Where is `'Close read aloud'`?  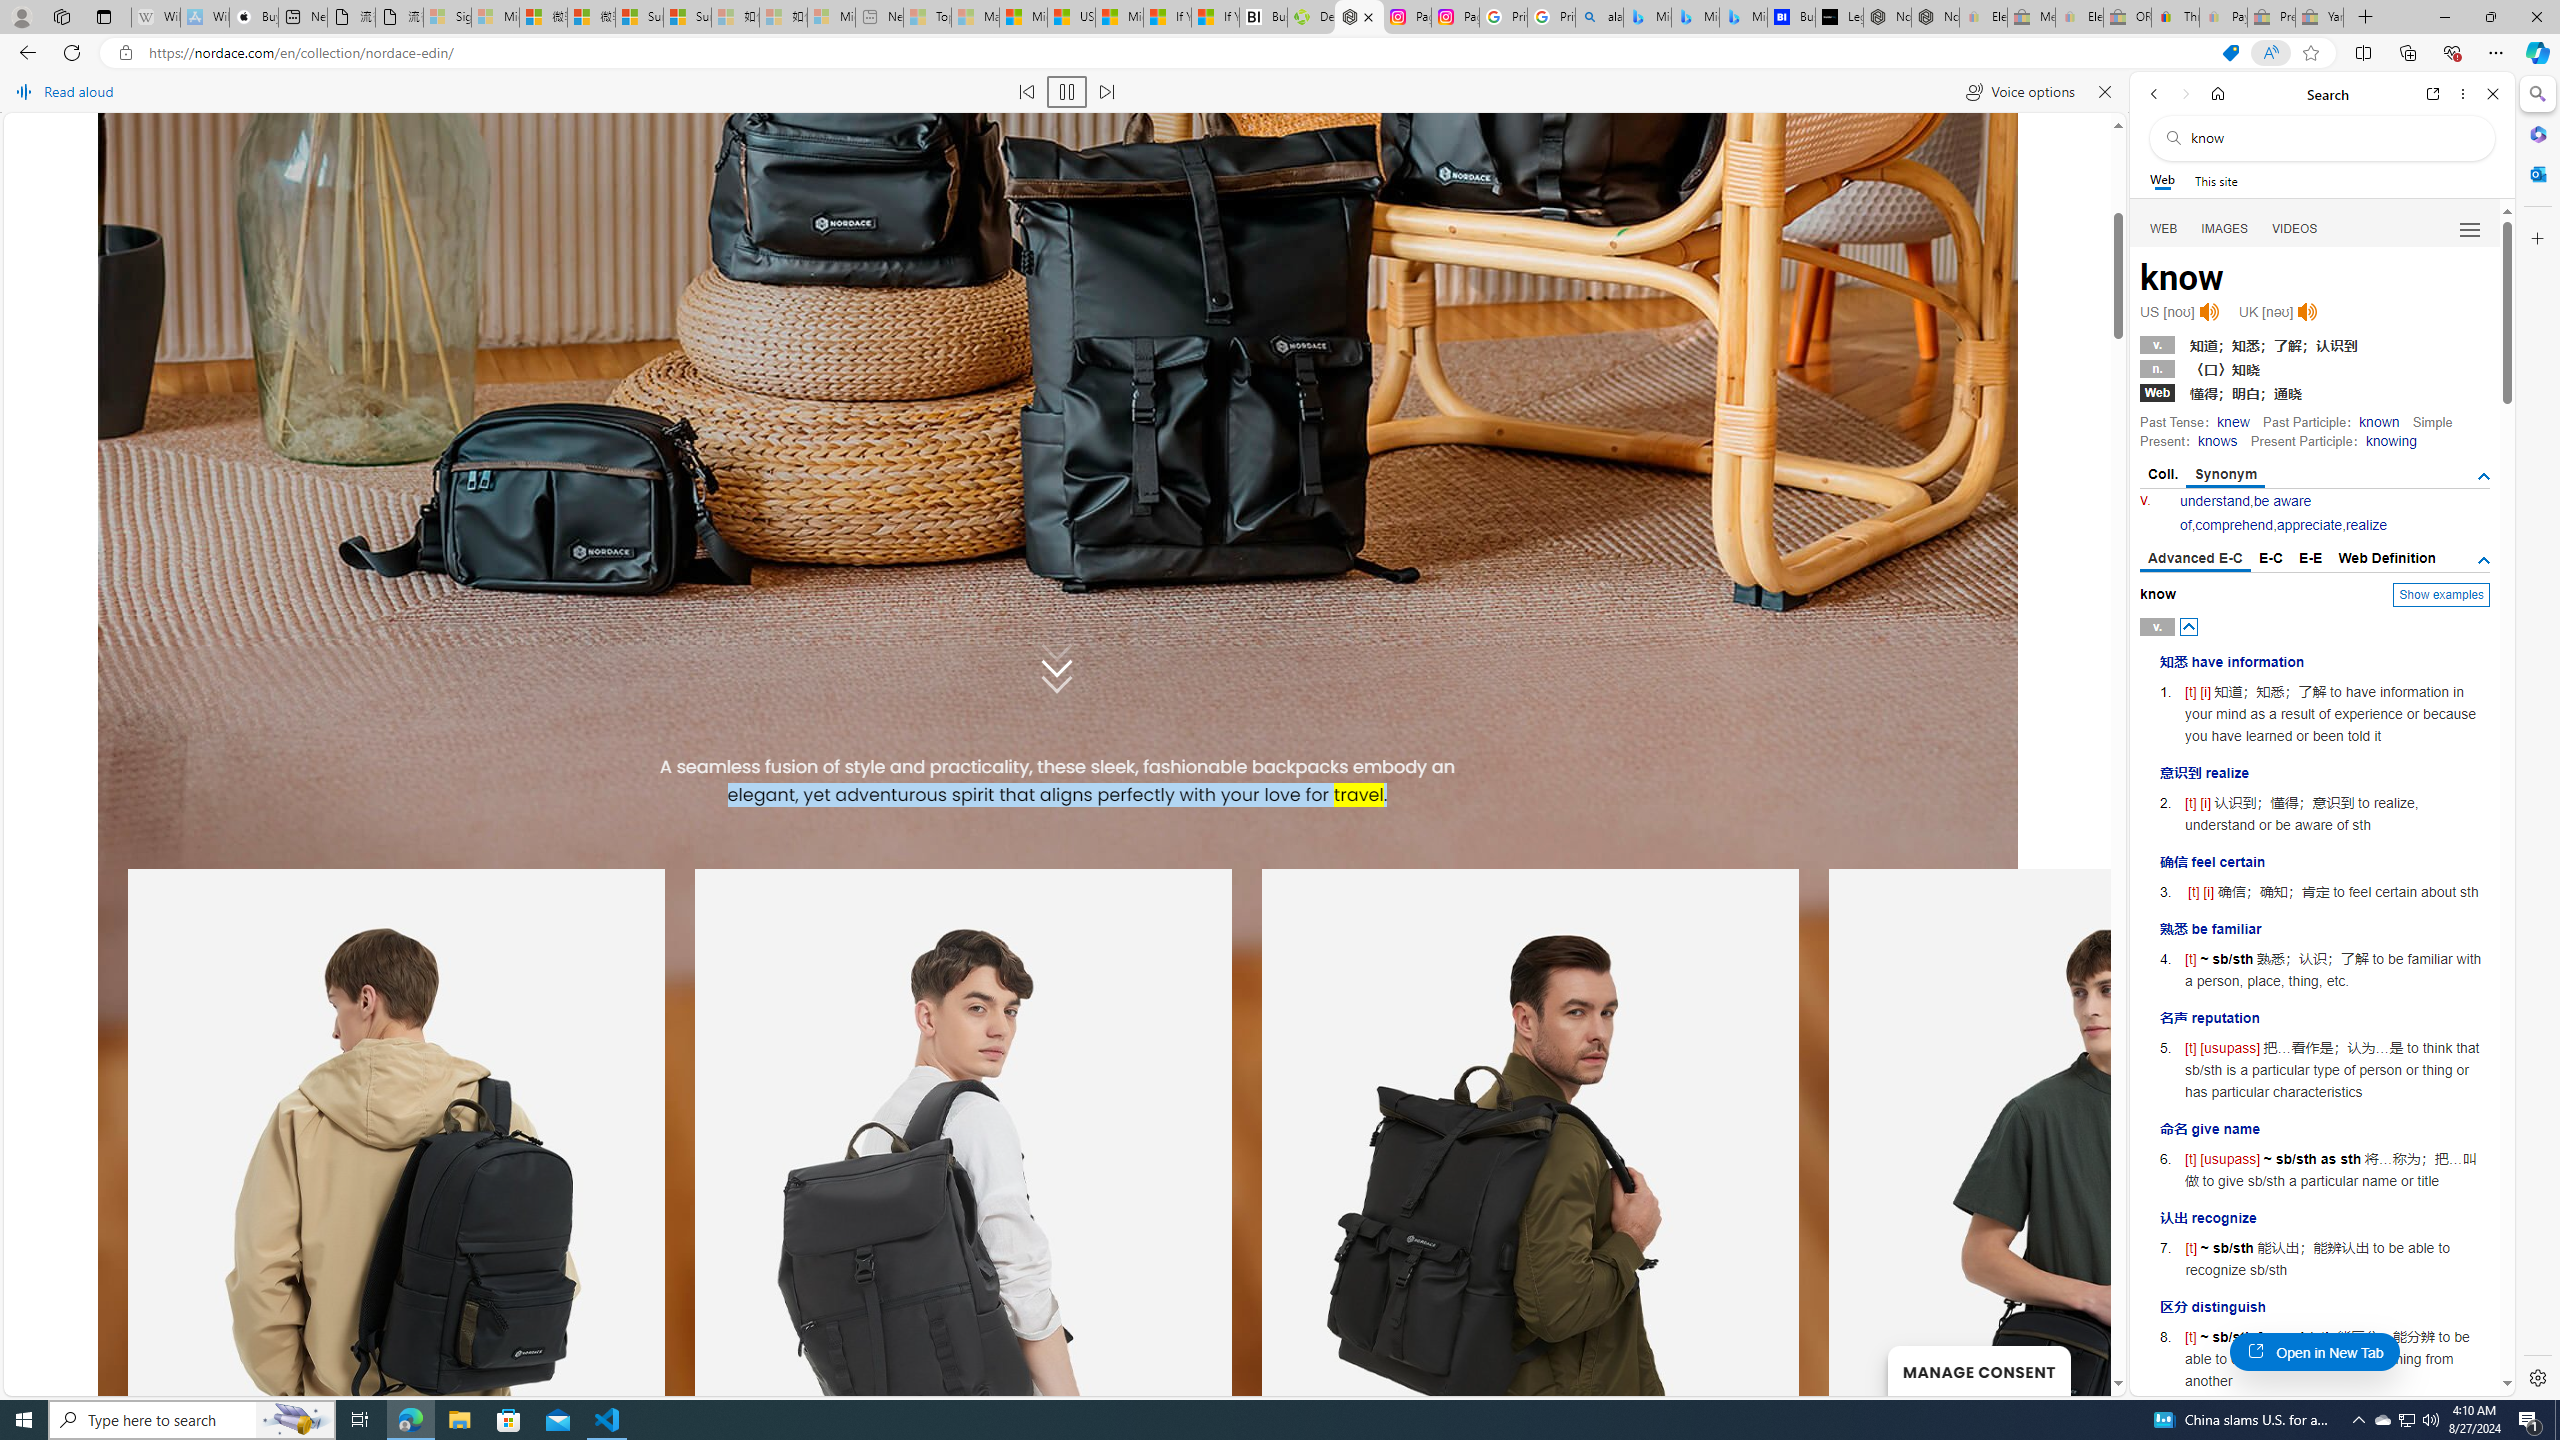
'Close read aloud' is located at coordinates (2103, 91).